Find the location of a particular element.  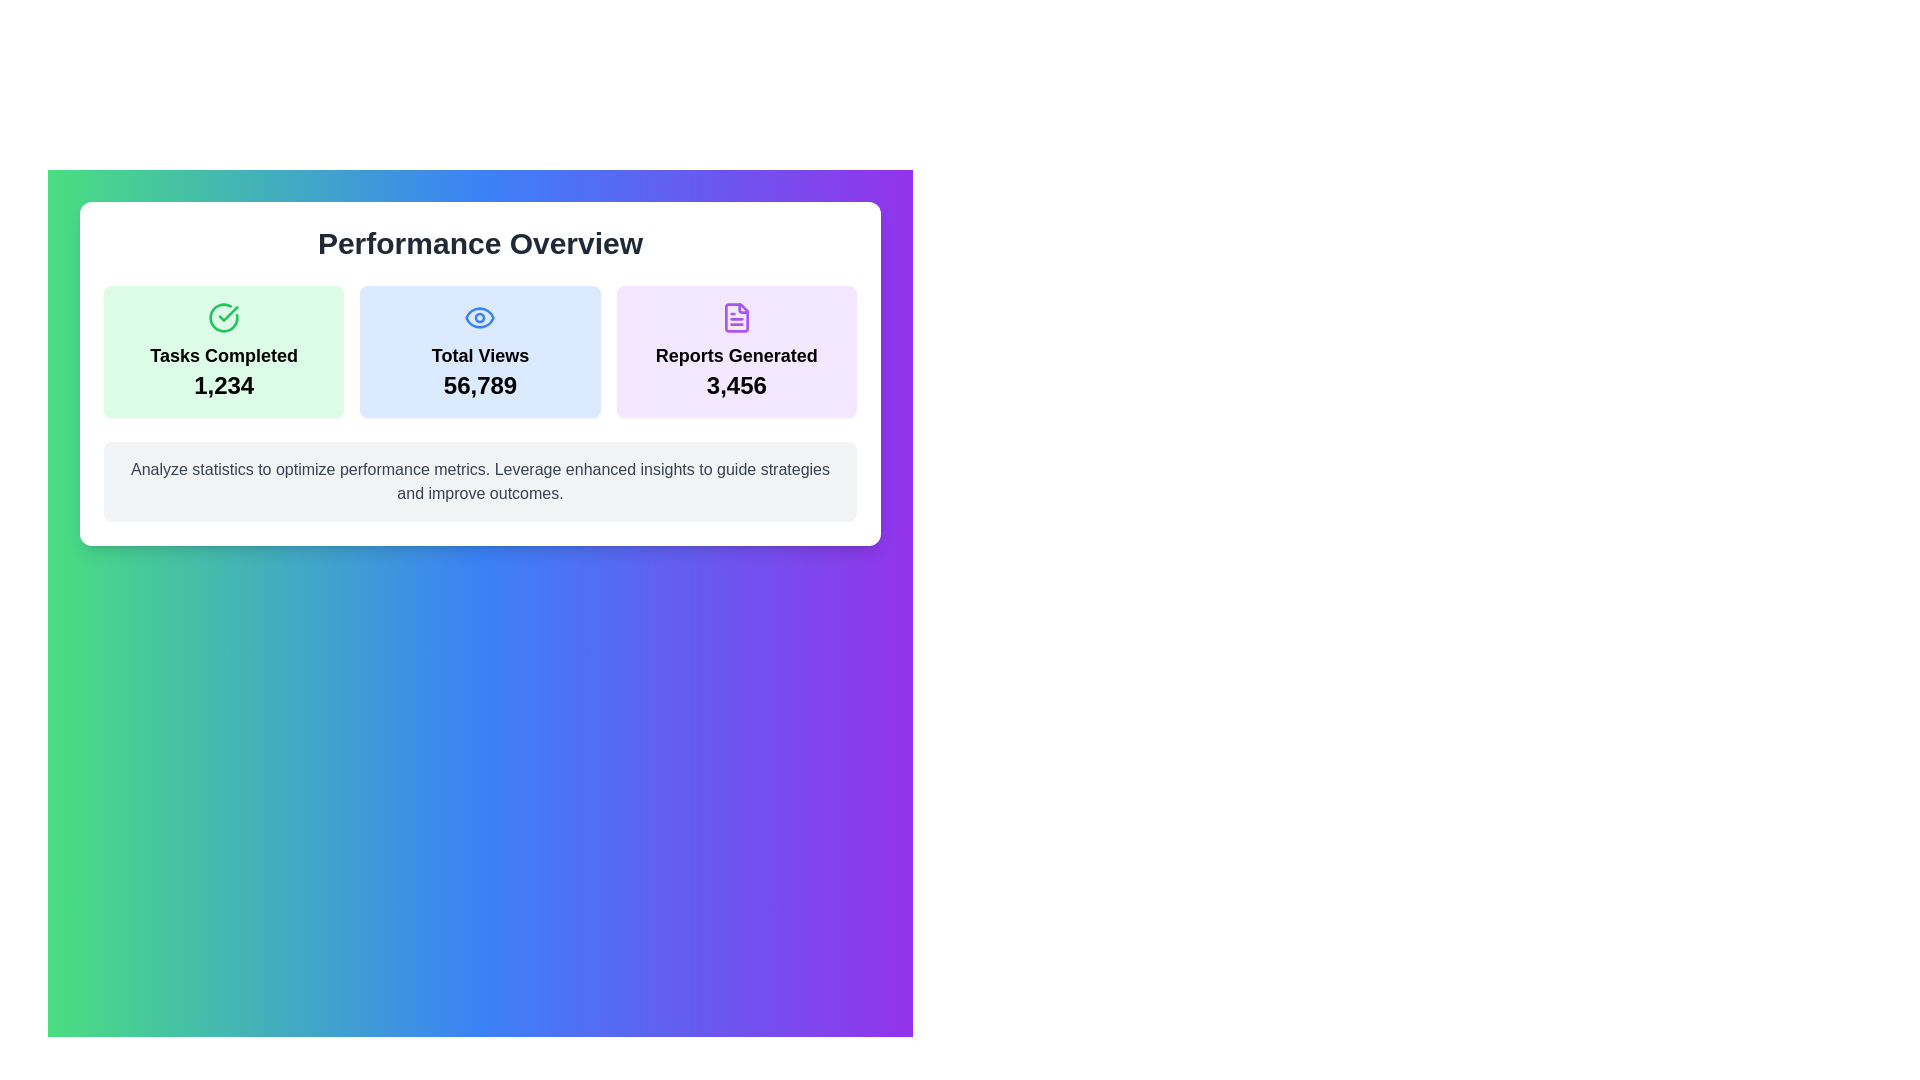

the text block that reads 'Analyze statistics to optimize performance metrics. Leverage enhanced insights to guide strategies and improve outcomes.' which is centrally aligned beneath the three cards labeled 'Tasks Completed,' 'Total Views,' and 'Reports Generated.' is located at coordinates (480, 482).